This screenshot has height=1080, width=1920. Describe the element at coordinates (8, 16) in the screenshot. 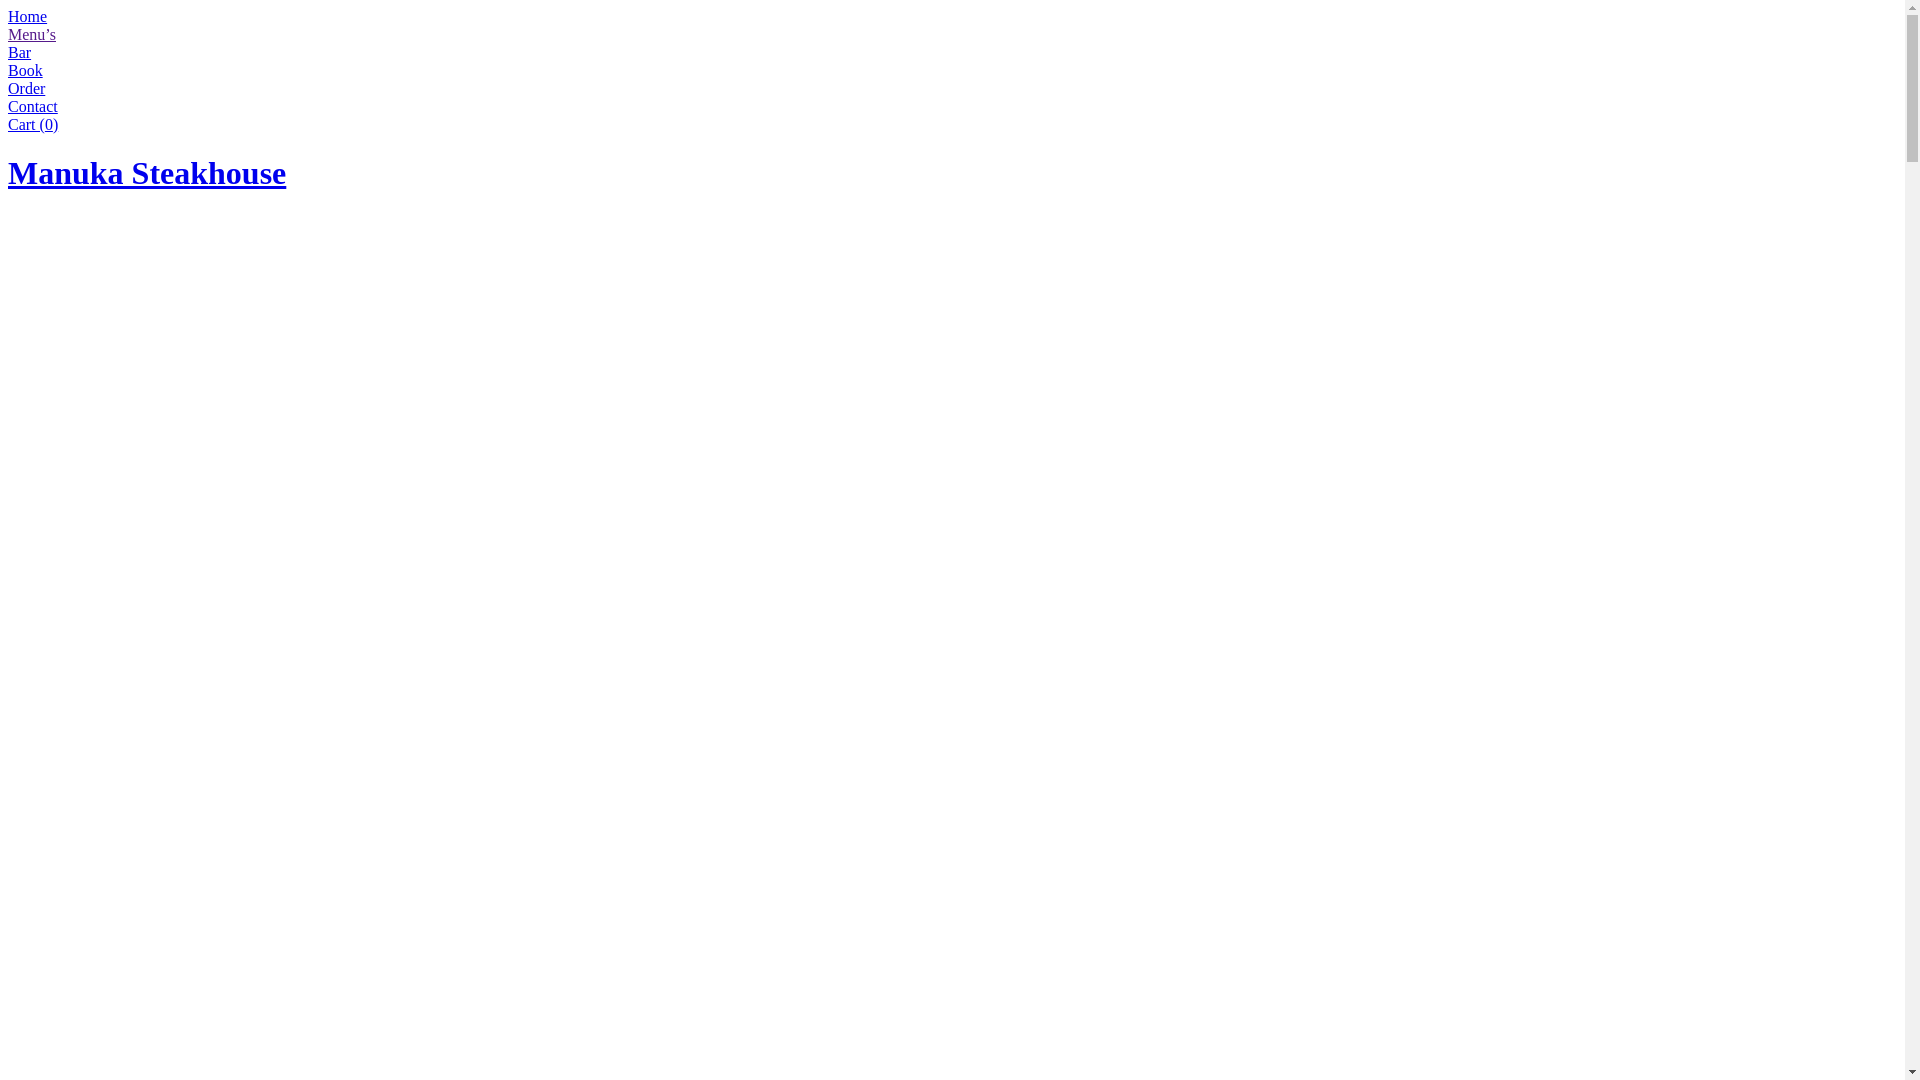

I see `'Home'` at that location.